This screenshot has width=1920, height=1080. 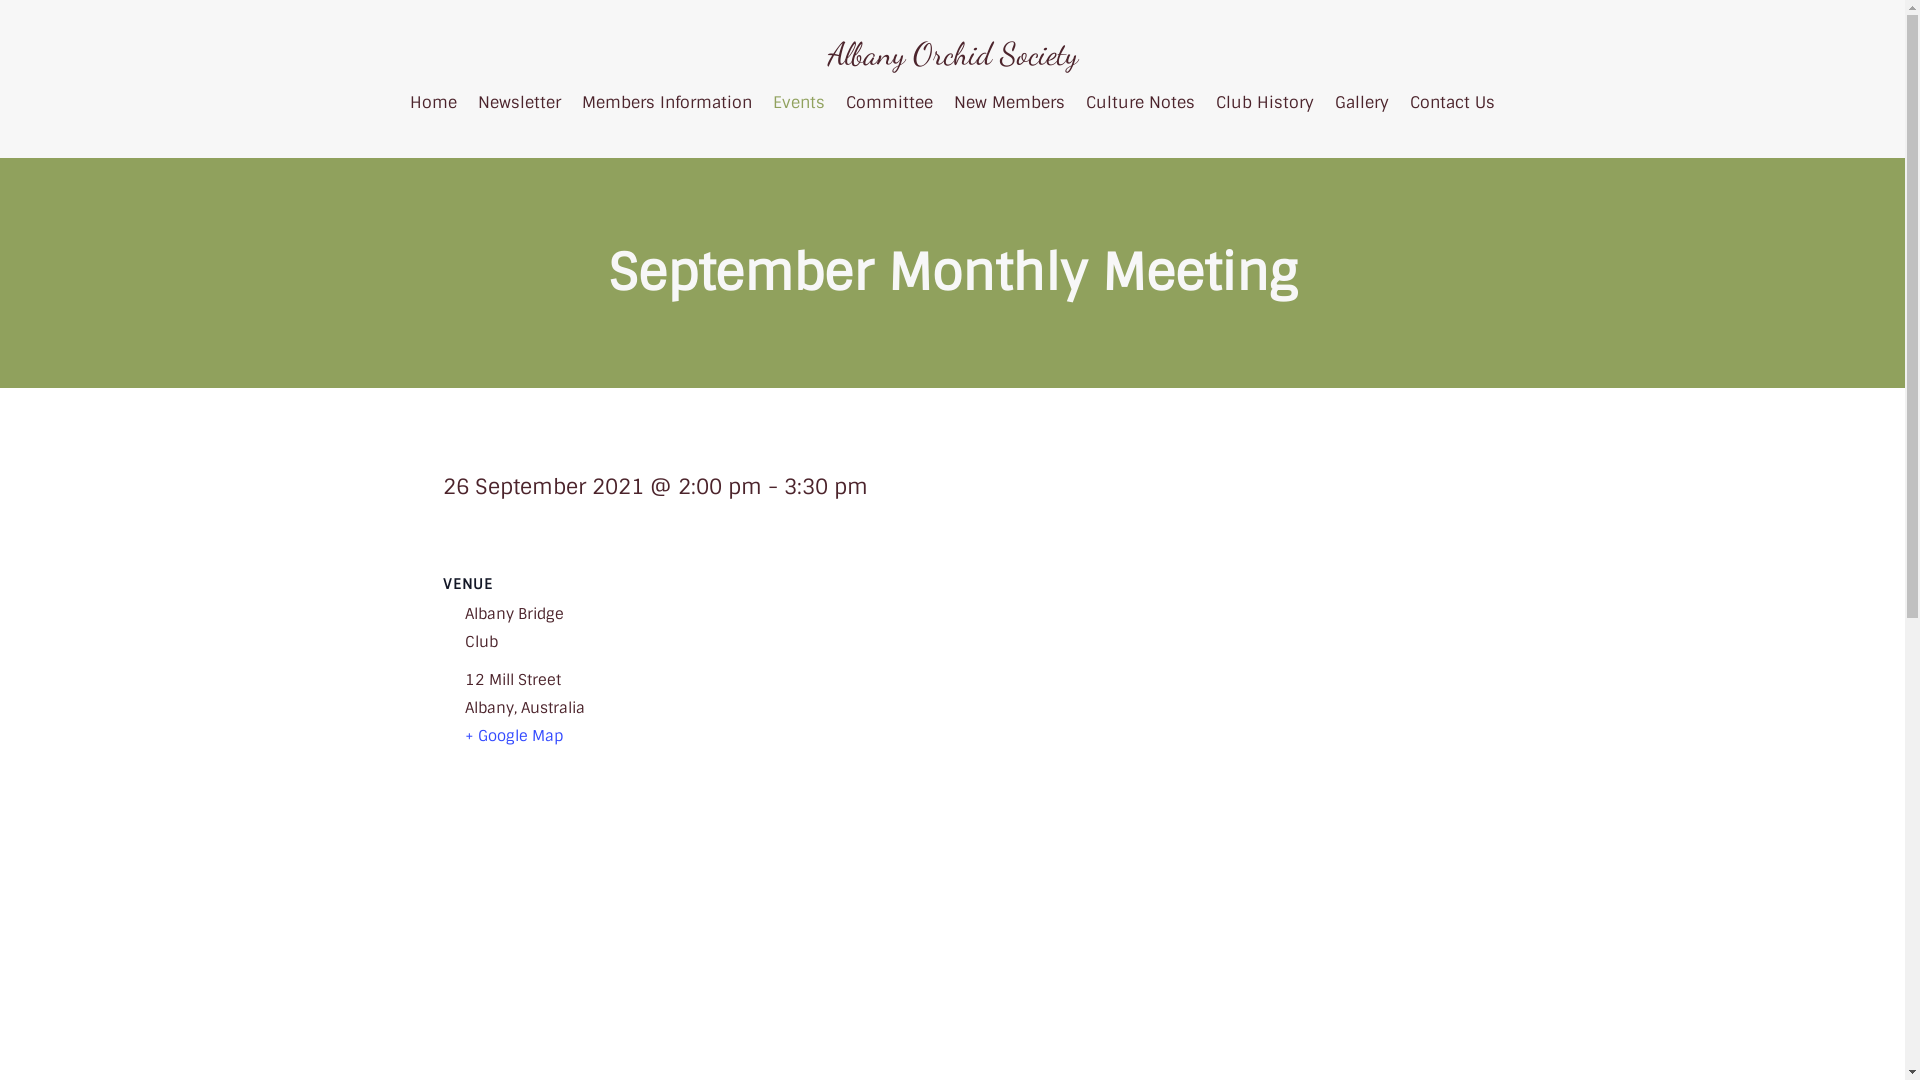 What do you see at coordinates (828, 53) in the screenshot?
I see `'Albany Orchid Society'` at bounding box center [828, 53].